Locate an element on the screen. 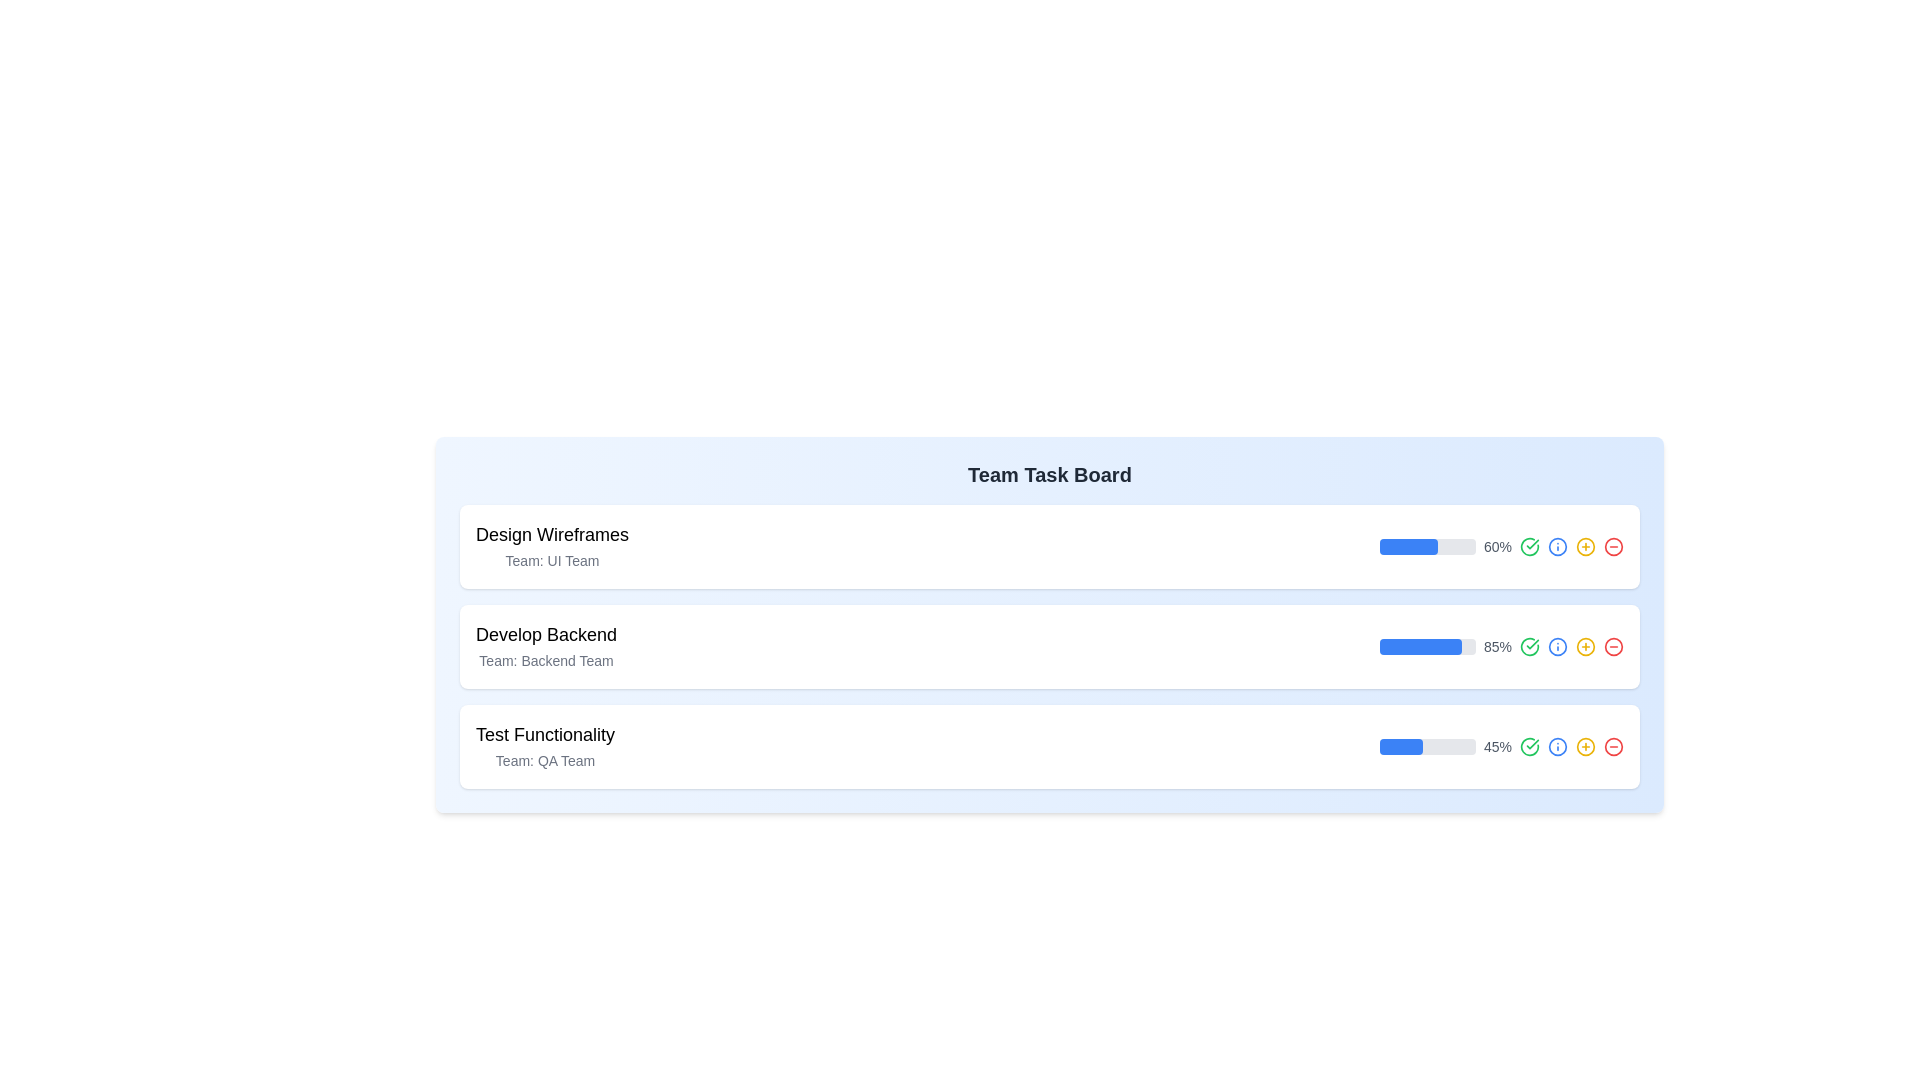 The image size is (1920, 1080). the completion icon located in the first row under the interactive indicators column, specifically the second icon from the right is located at coordinates (1529, 547).